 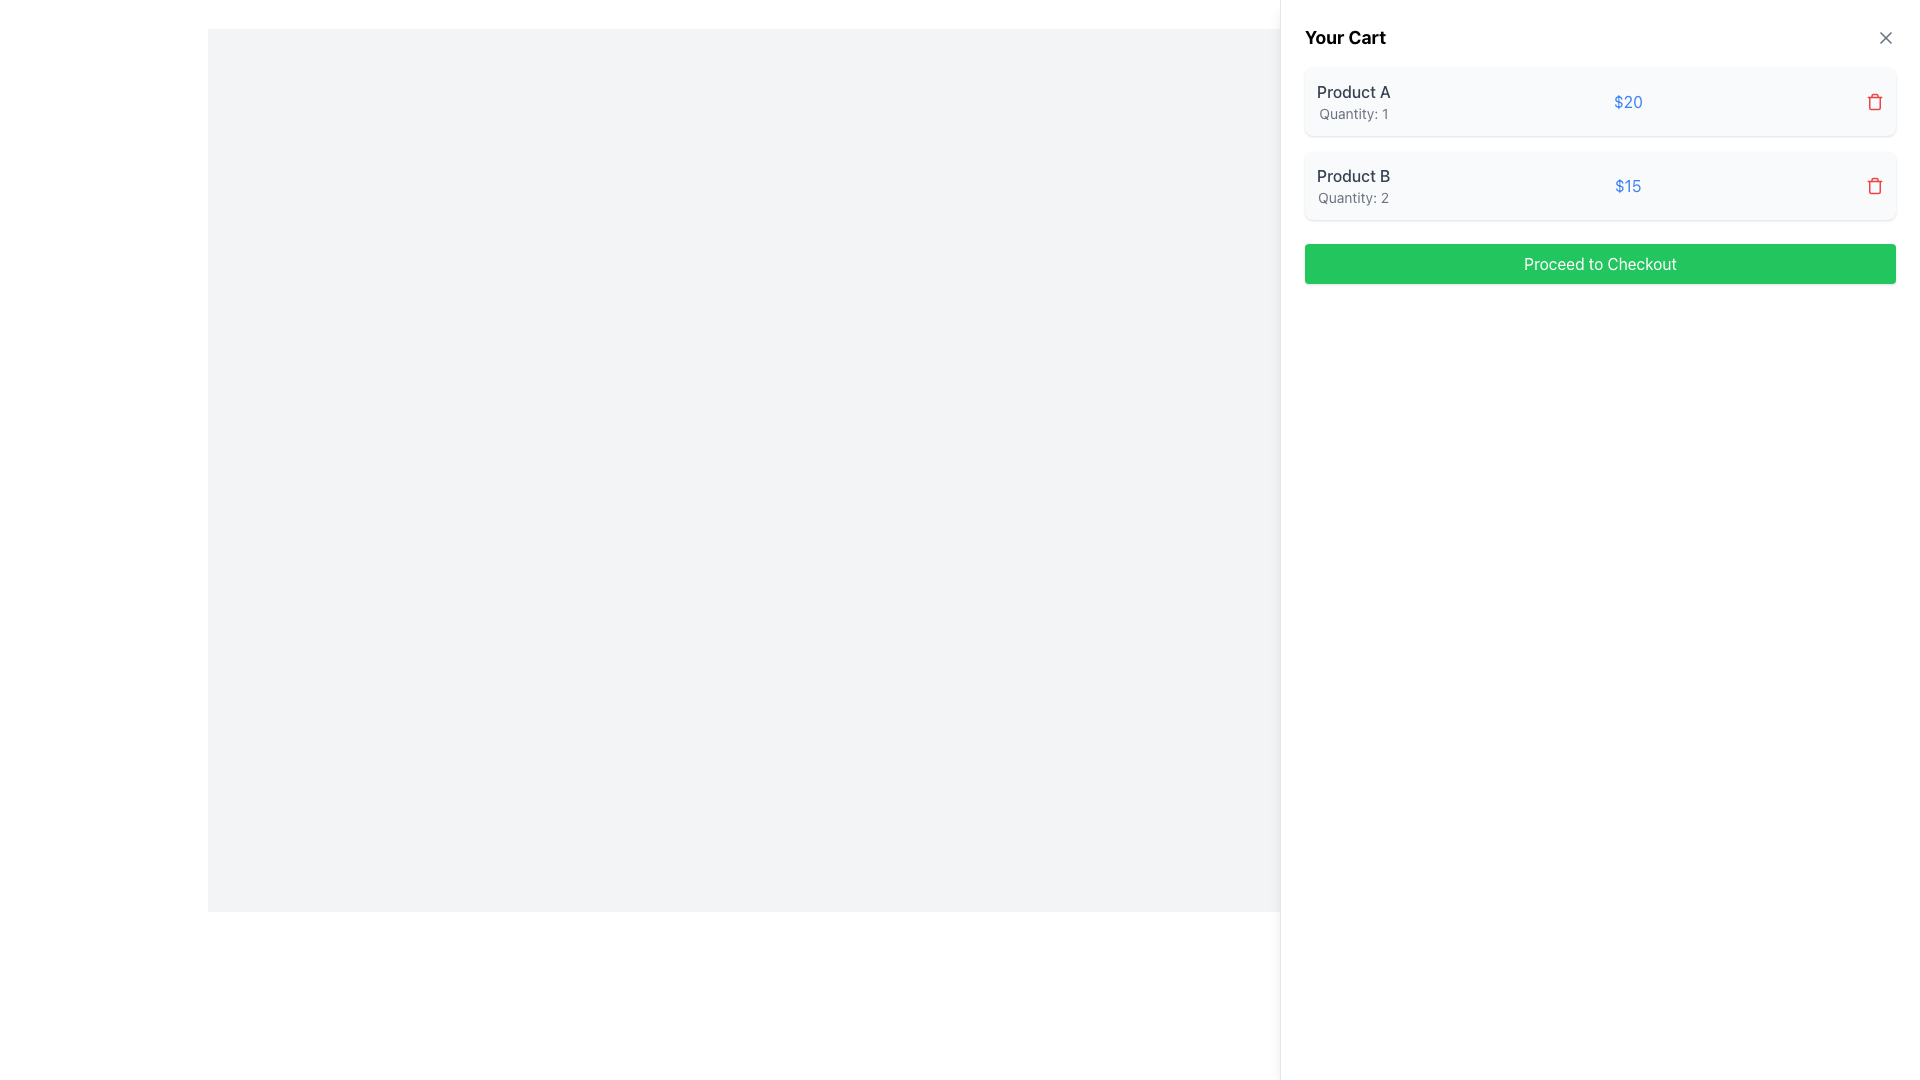 I want to click on the static text label indicating the quantity of 'Product B' in the cart, located under the text 'Product B' in the cart listing section, so click(x=1353, y=197).